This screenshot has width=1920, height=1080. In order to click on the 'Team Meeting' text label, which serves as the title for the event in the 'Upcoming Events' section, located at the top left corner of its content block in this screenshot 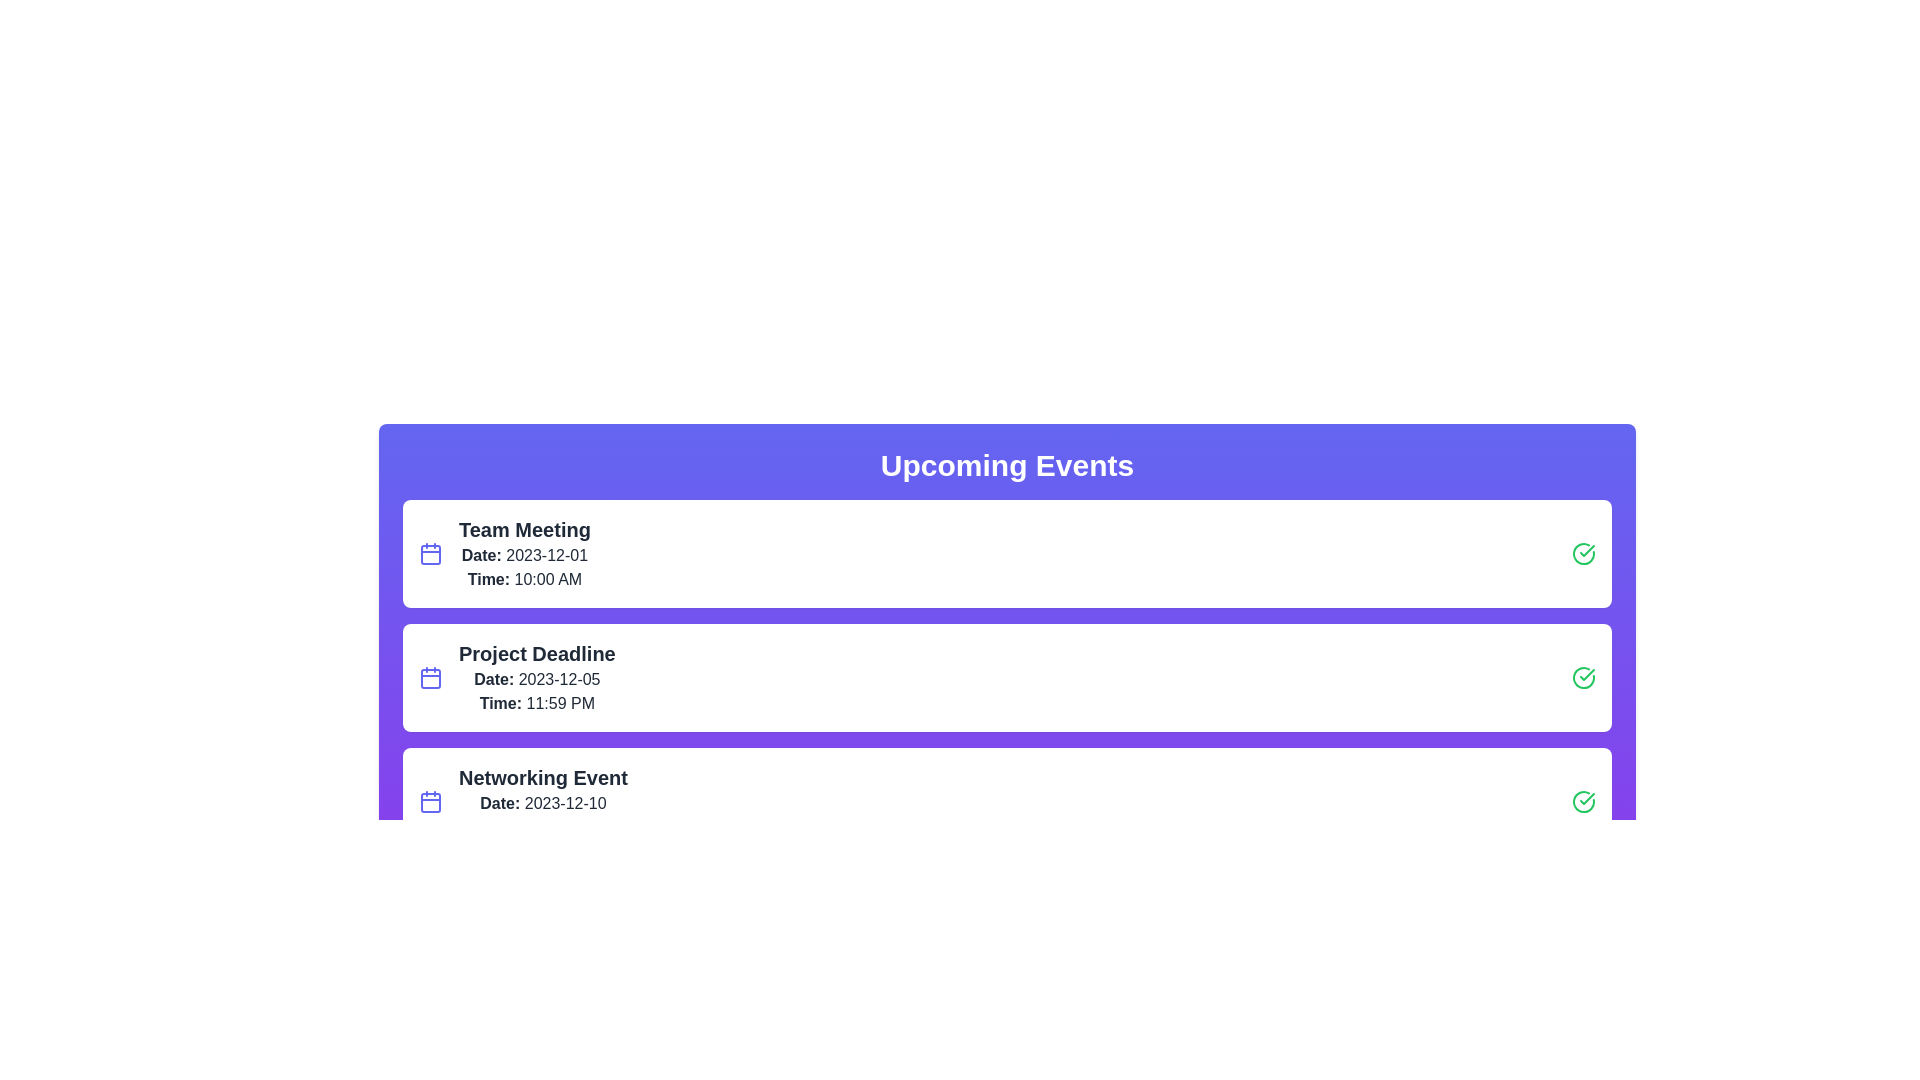, I will do `click(524, 528)`.